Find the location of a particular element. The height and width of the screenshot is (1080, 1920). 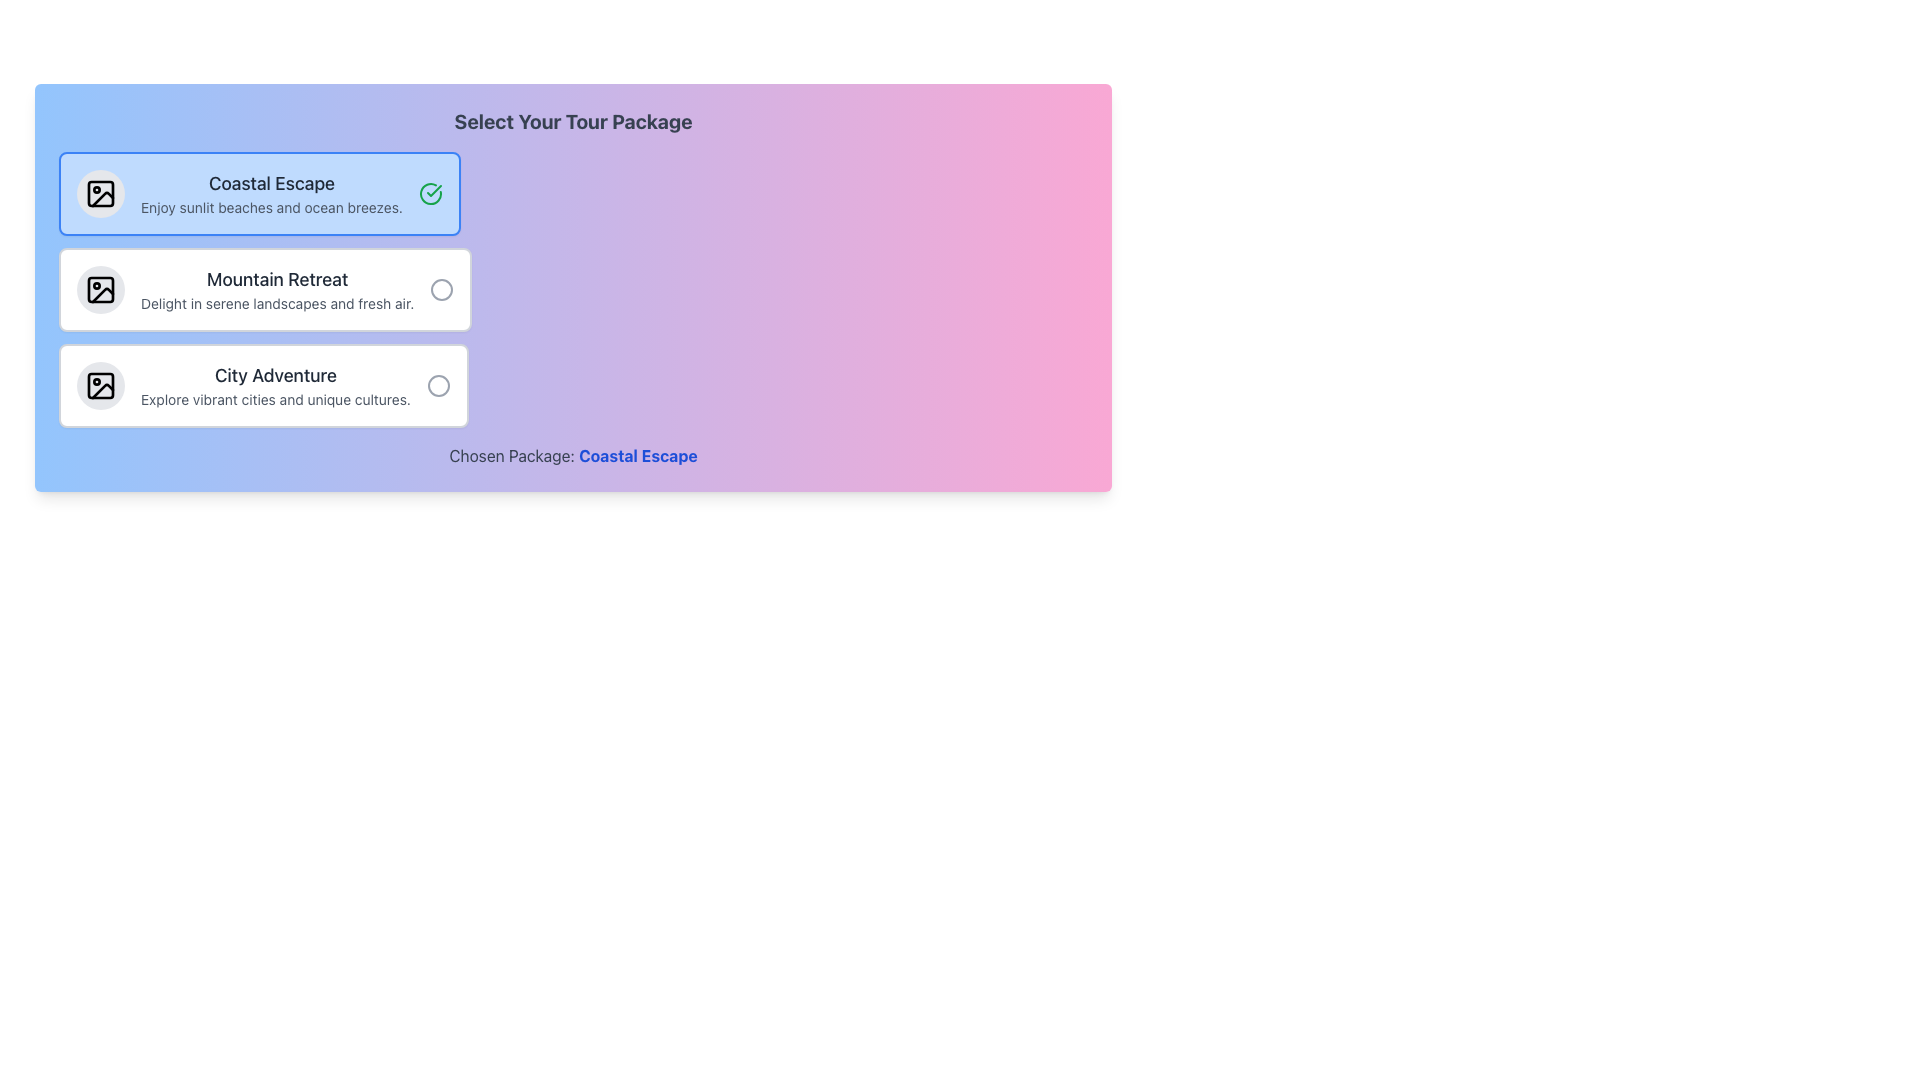

the text label indicating the name of the tour package option 'City Adventure', which is positioned as the header text within the third option of a list of tour packages is located at coordinates (274, 375).